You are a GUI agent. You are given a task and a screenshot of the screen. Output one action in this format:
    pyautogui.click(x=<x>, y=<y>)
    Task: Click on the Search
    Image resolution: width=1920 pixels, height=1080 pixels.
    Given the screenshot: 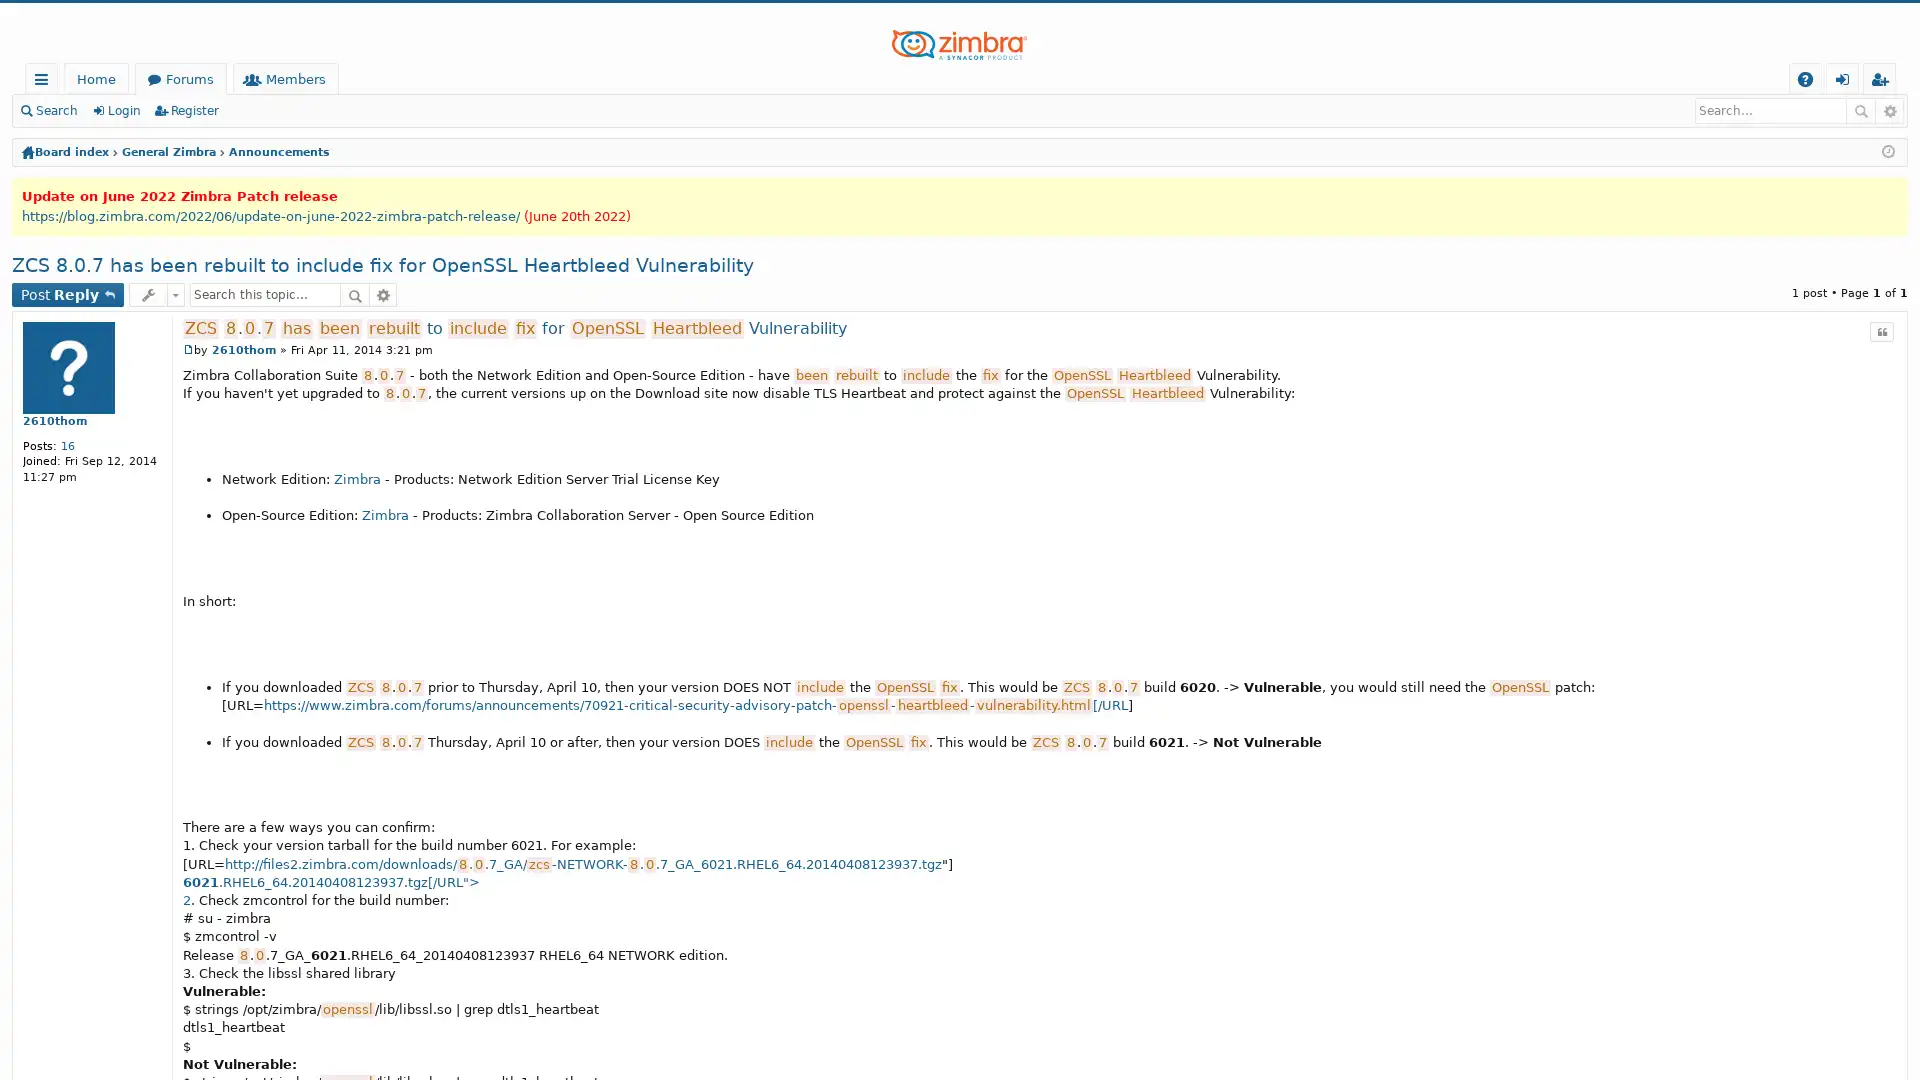 What is the action you would take?
    pyautogui.click(x=355, y=293)
    